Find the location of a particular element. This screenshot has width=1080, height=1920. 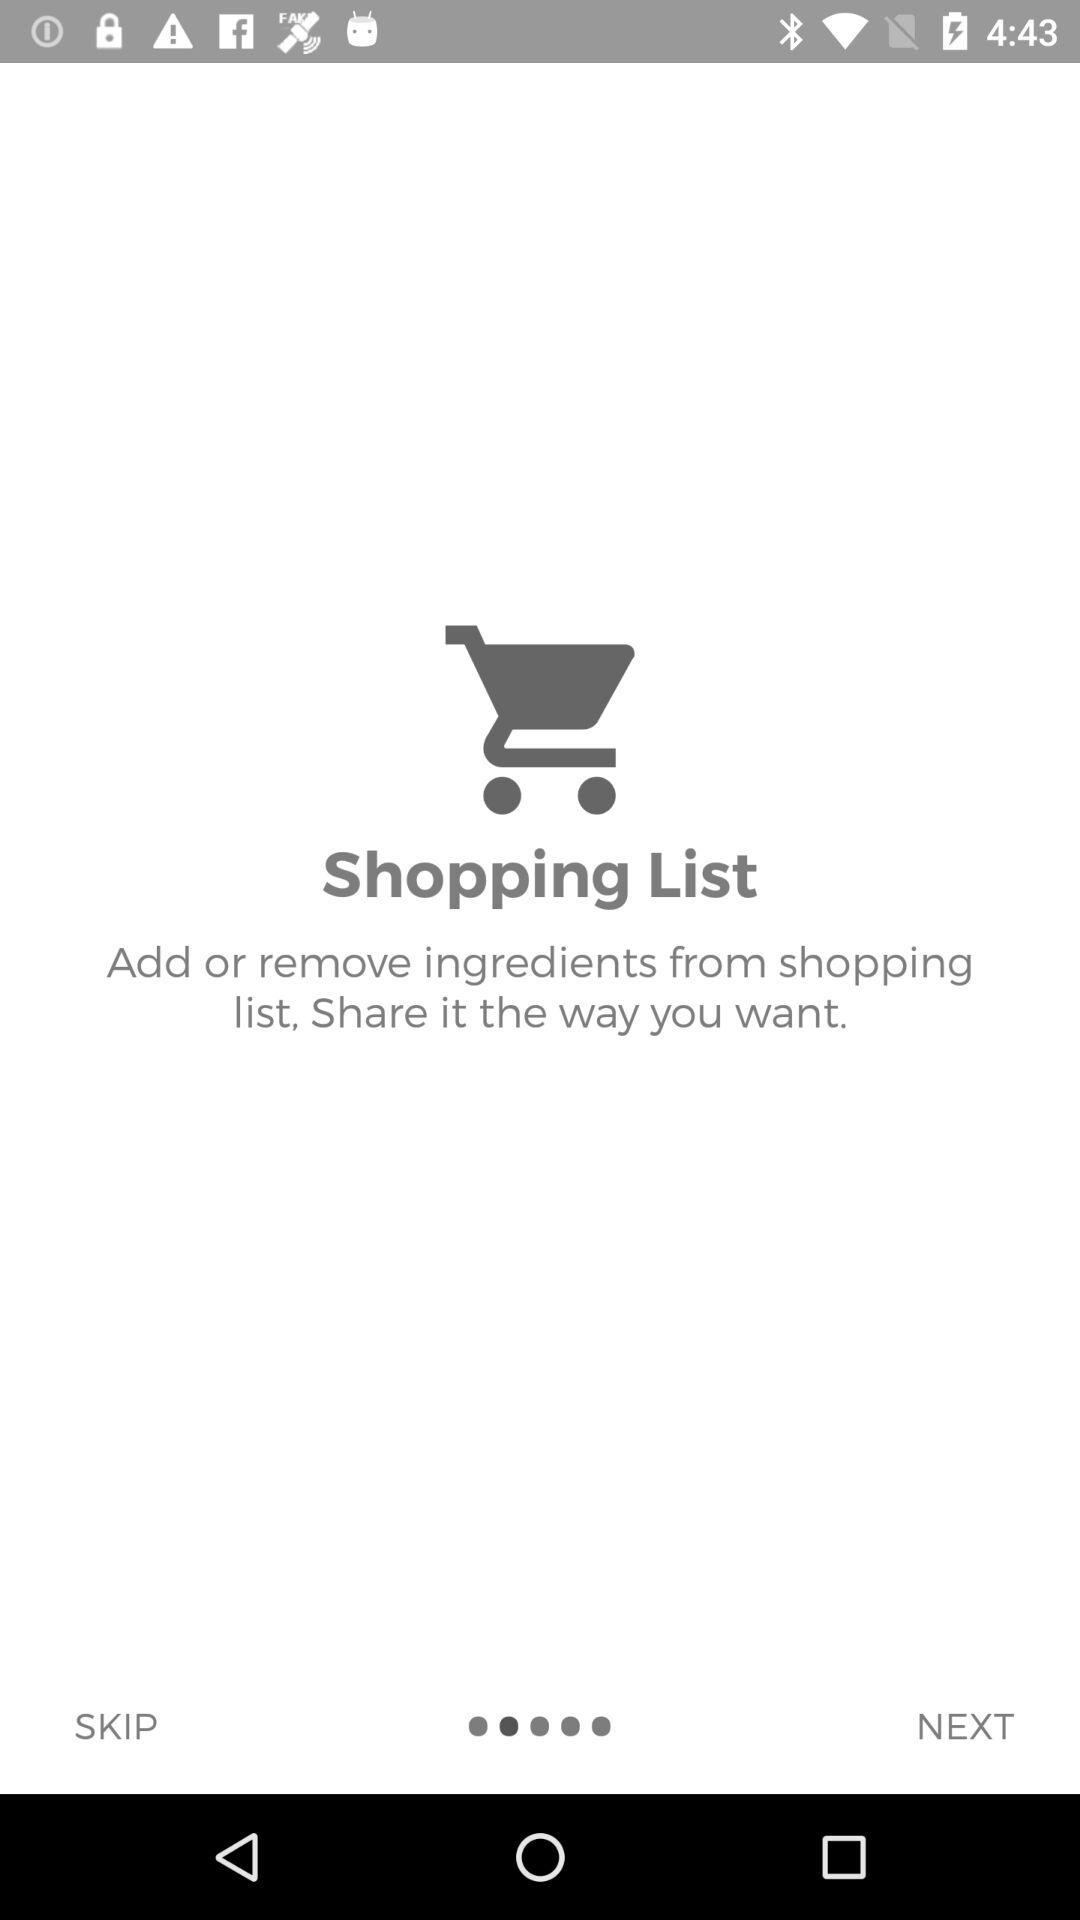

icon at the bottom left corner is located at coordinates (115, 1724).